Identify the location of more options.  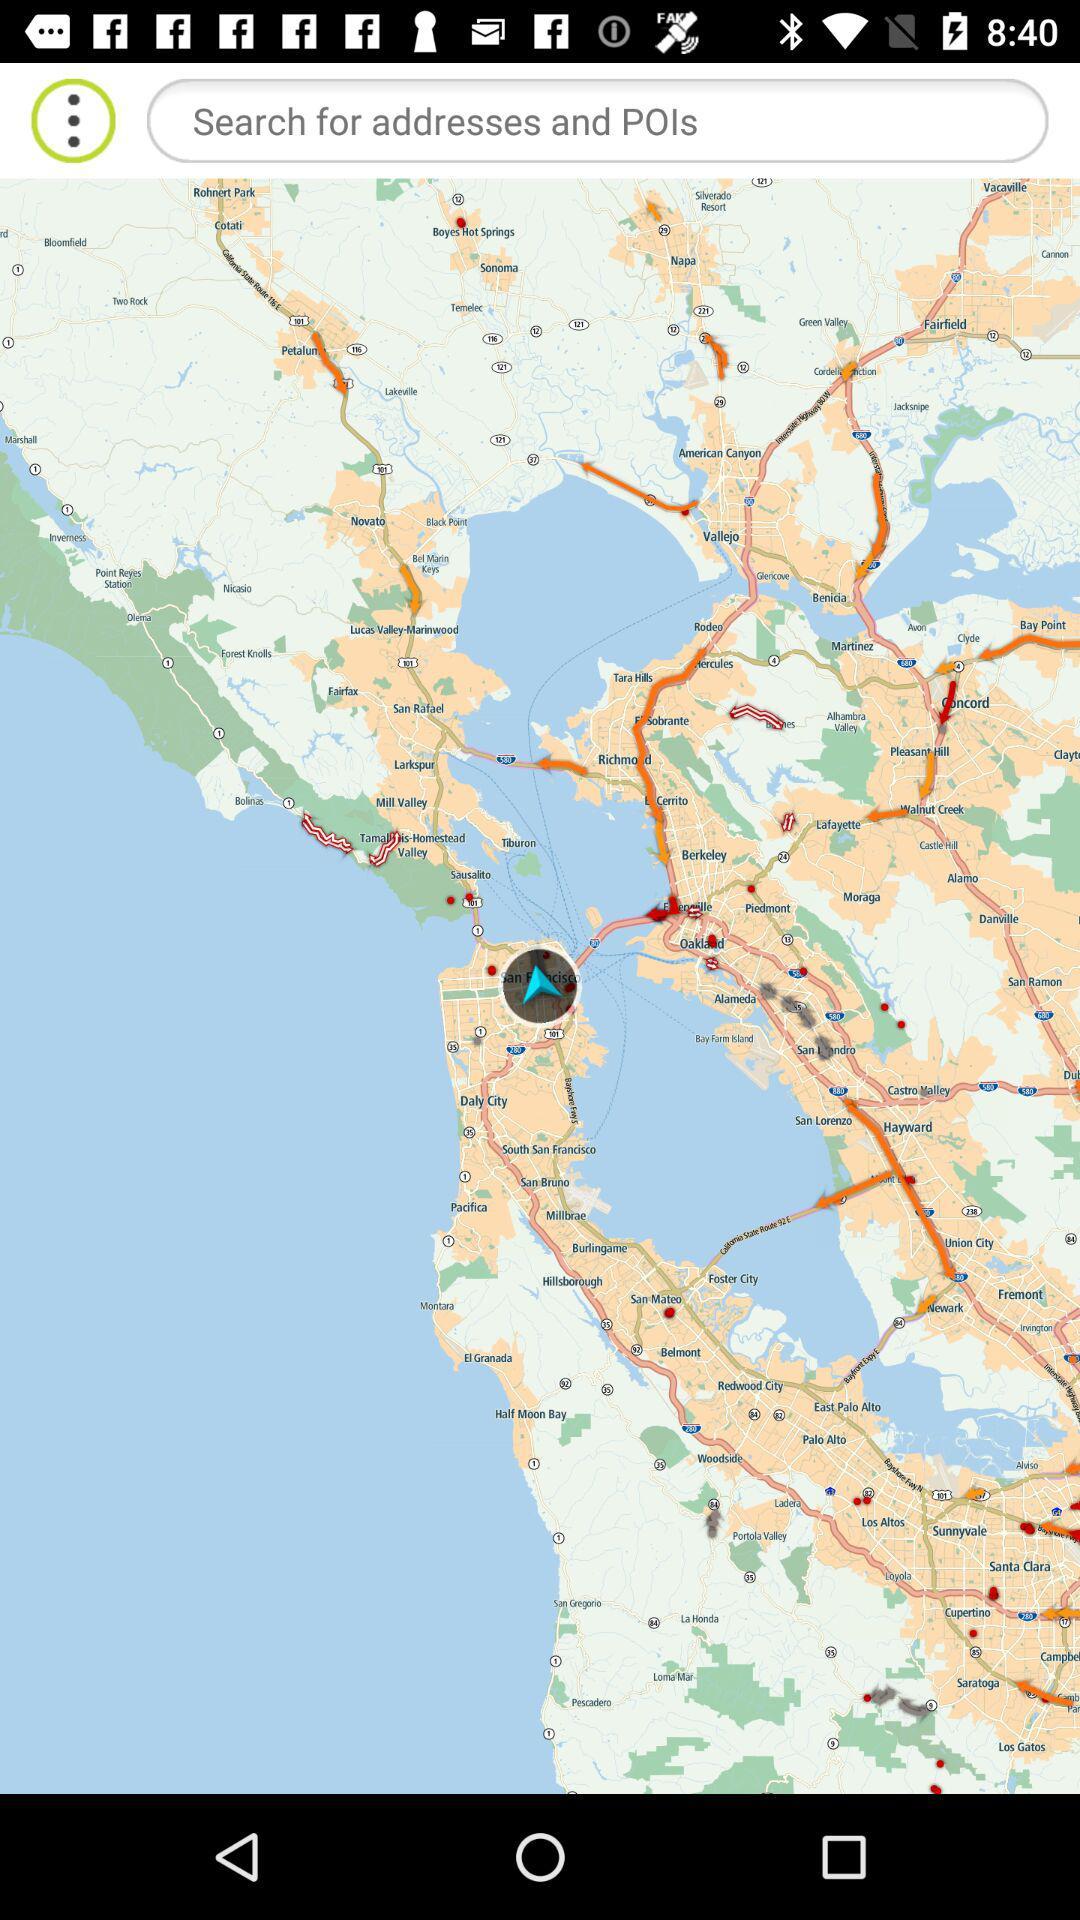
(72, 119).